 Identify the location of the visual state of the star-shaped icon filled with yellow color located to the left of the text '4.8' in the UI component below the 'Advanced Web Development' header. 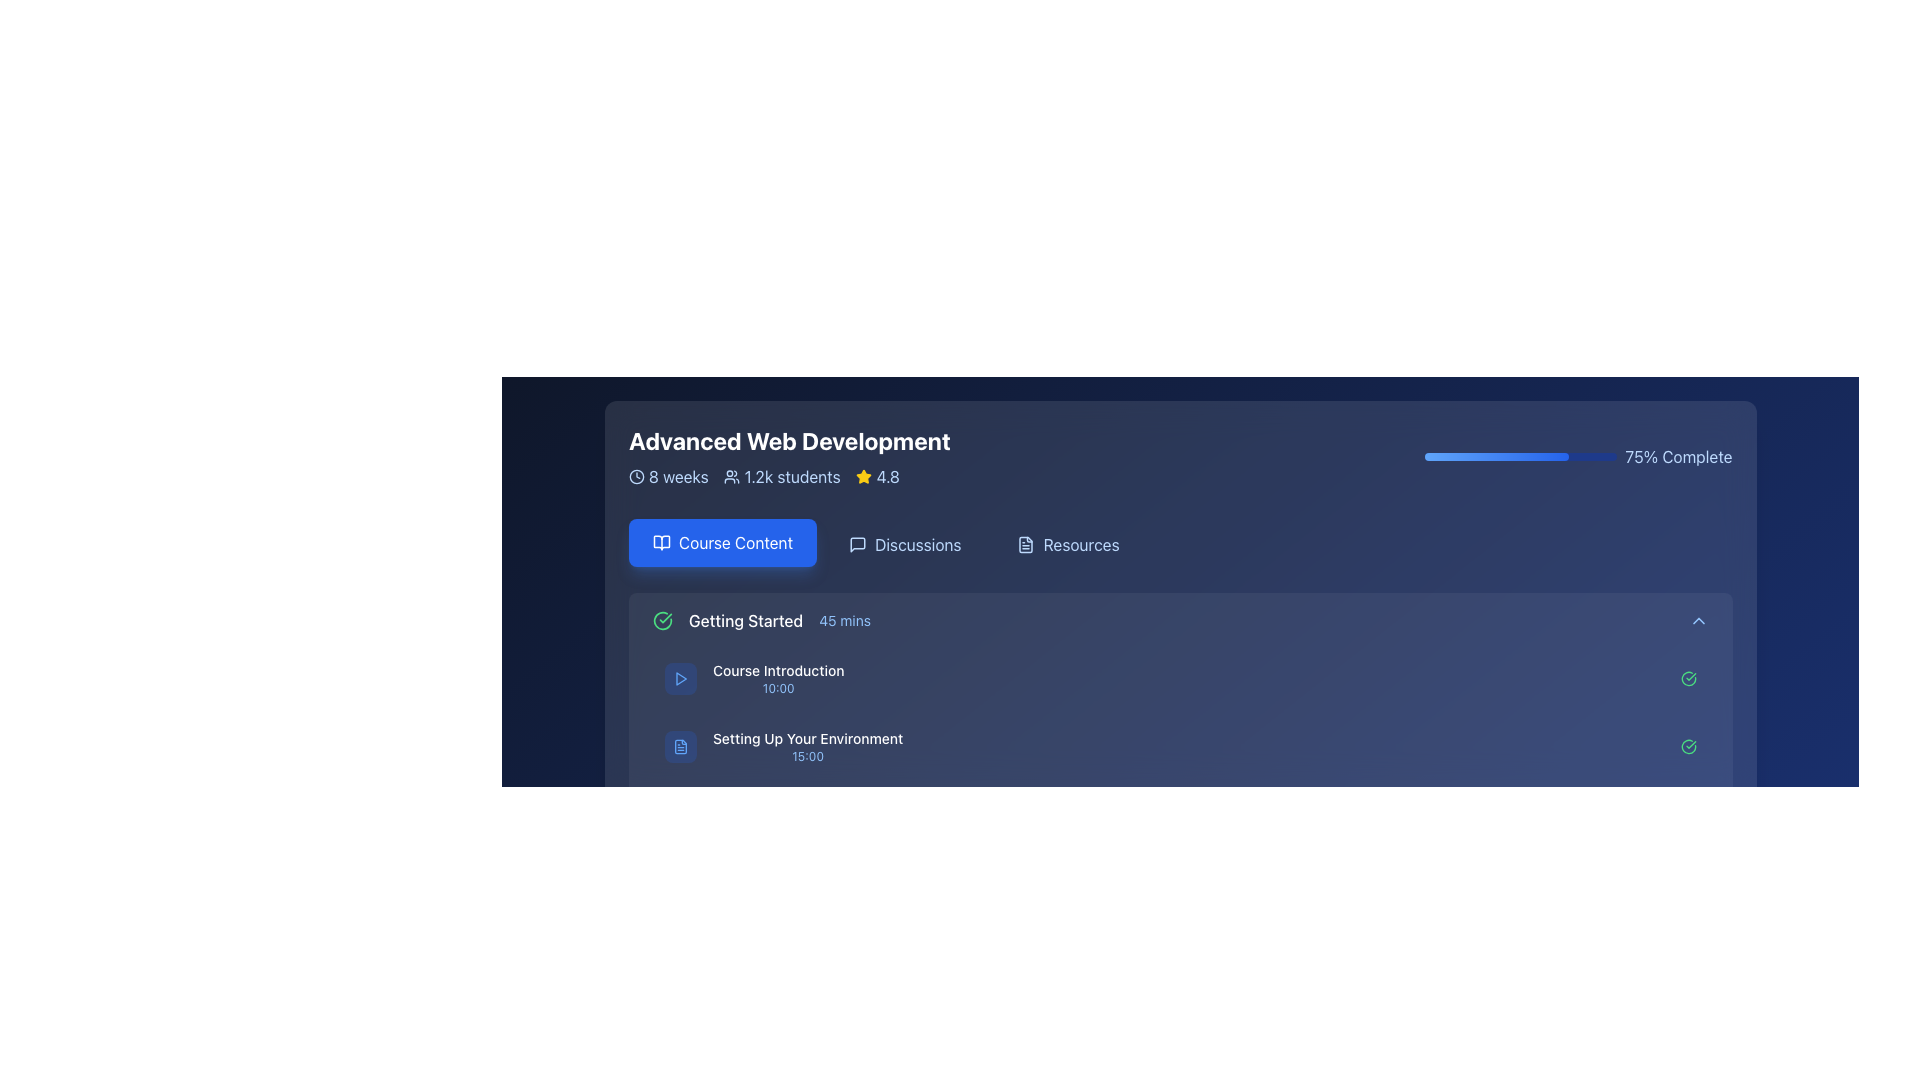
(864, 477).